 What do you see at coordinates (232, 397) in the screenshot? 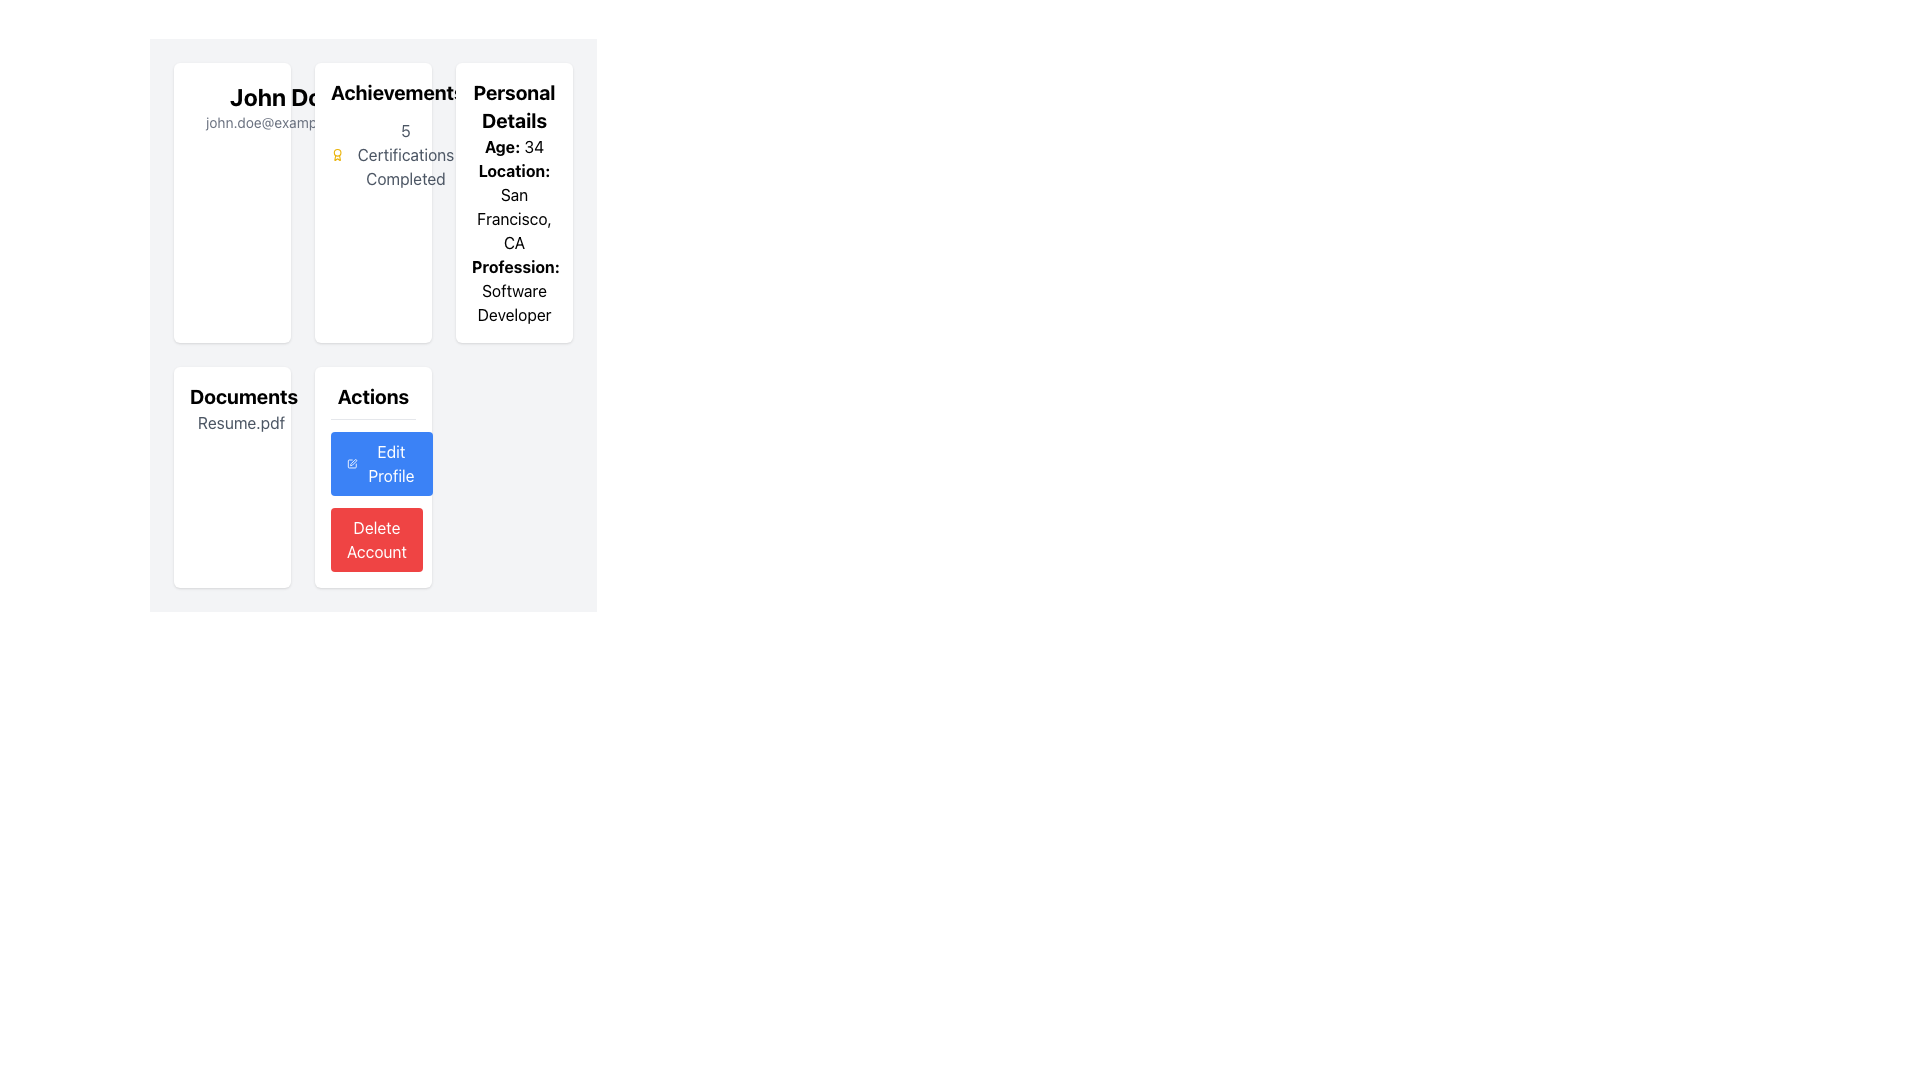
I see `the Text Label that serves as a title or heading for the section containing the document details` at bounding box center [232, 397].